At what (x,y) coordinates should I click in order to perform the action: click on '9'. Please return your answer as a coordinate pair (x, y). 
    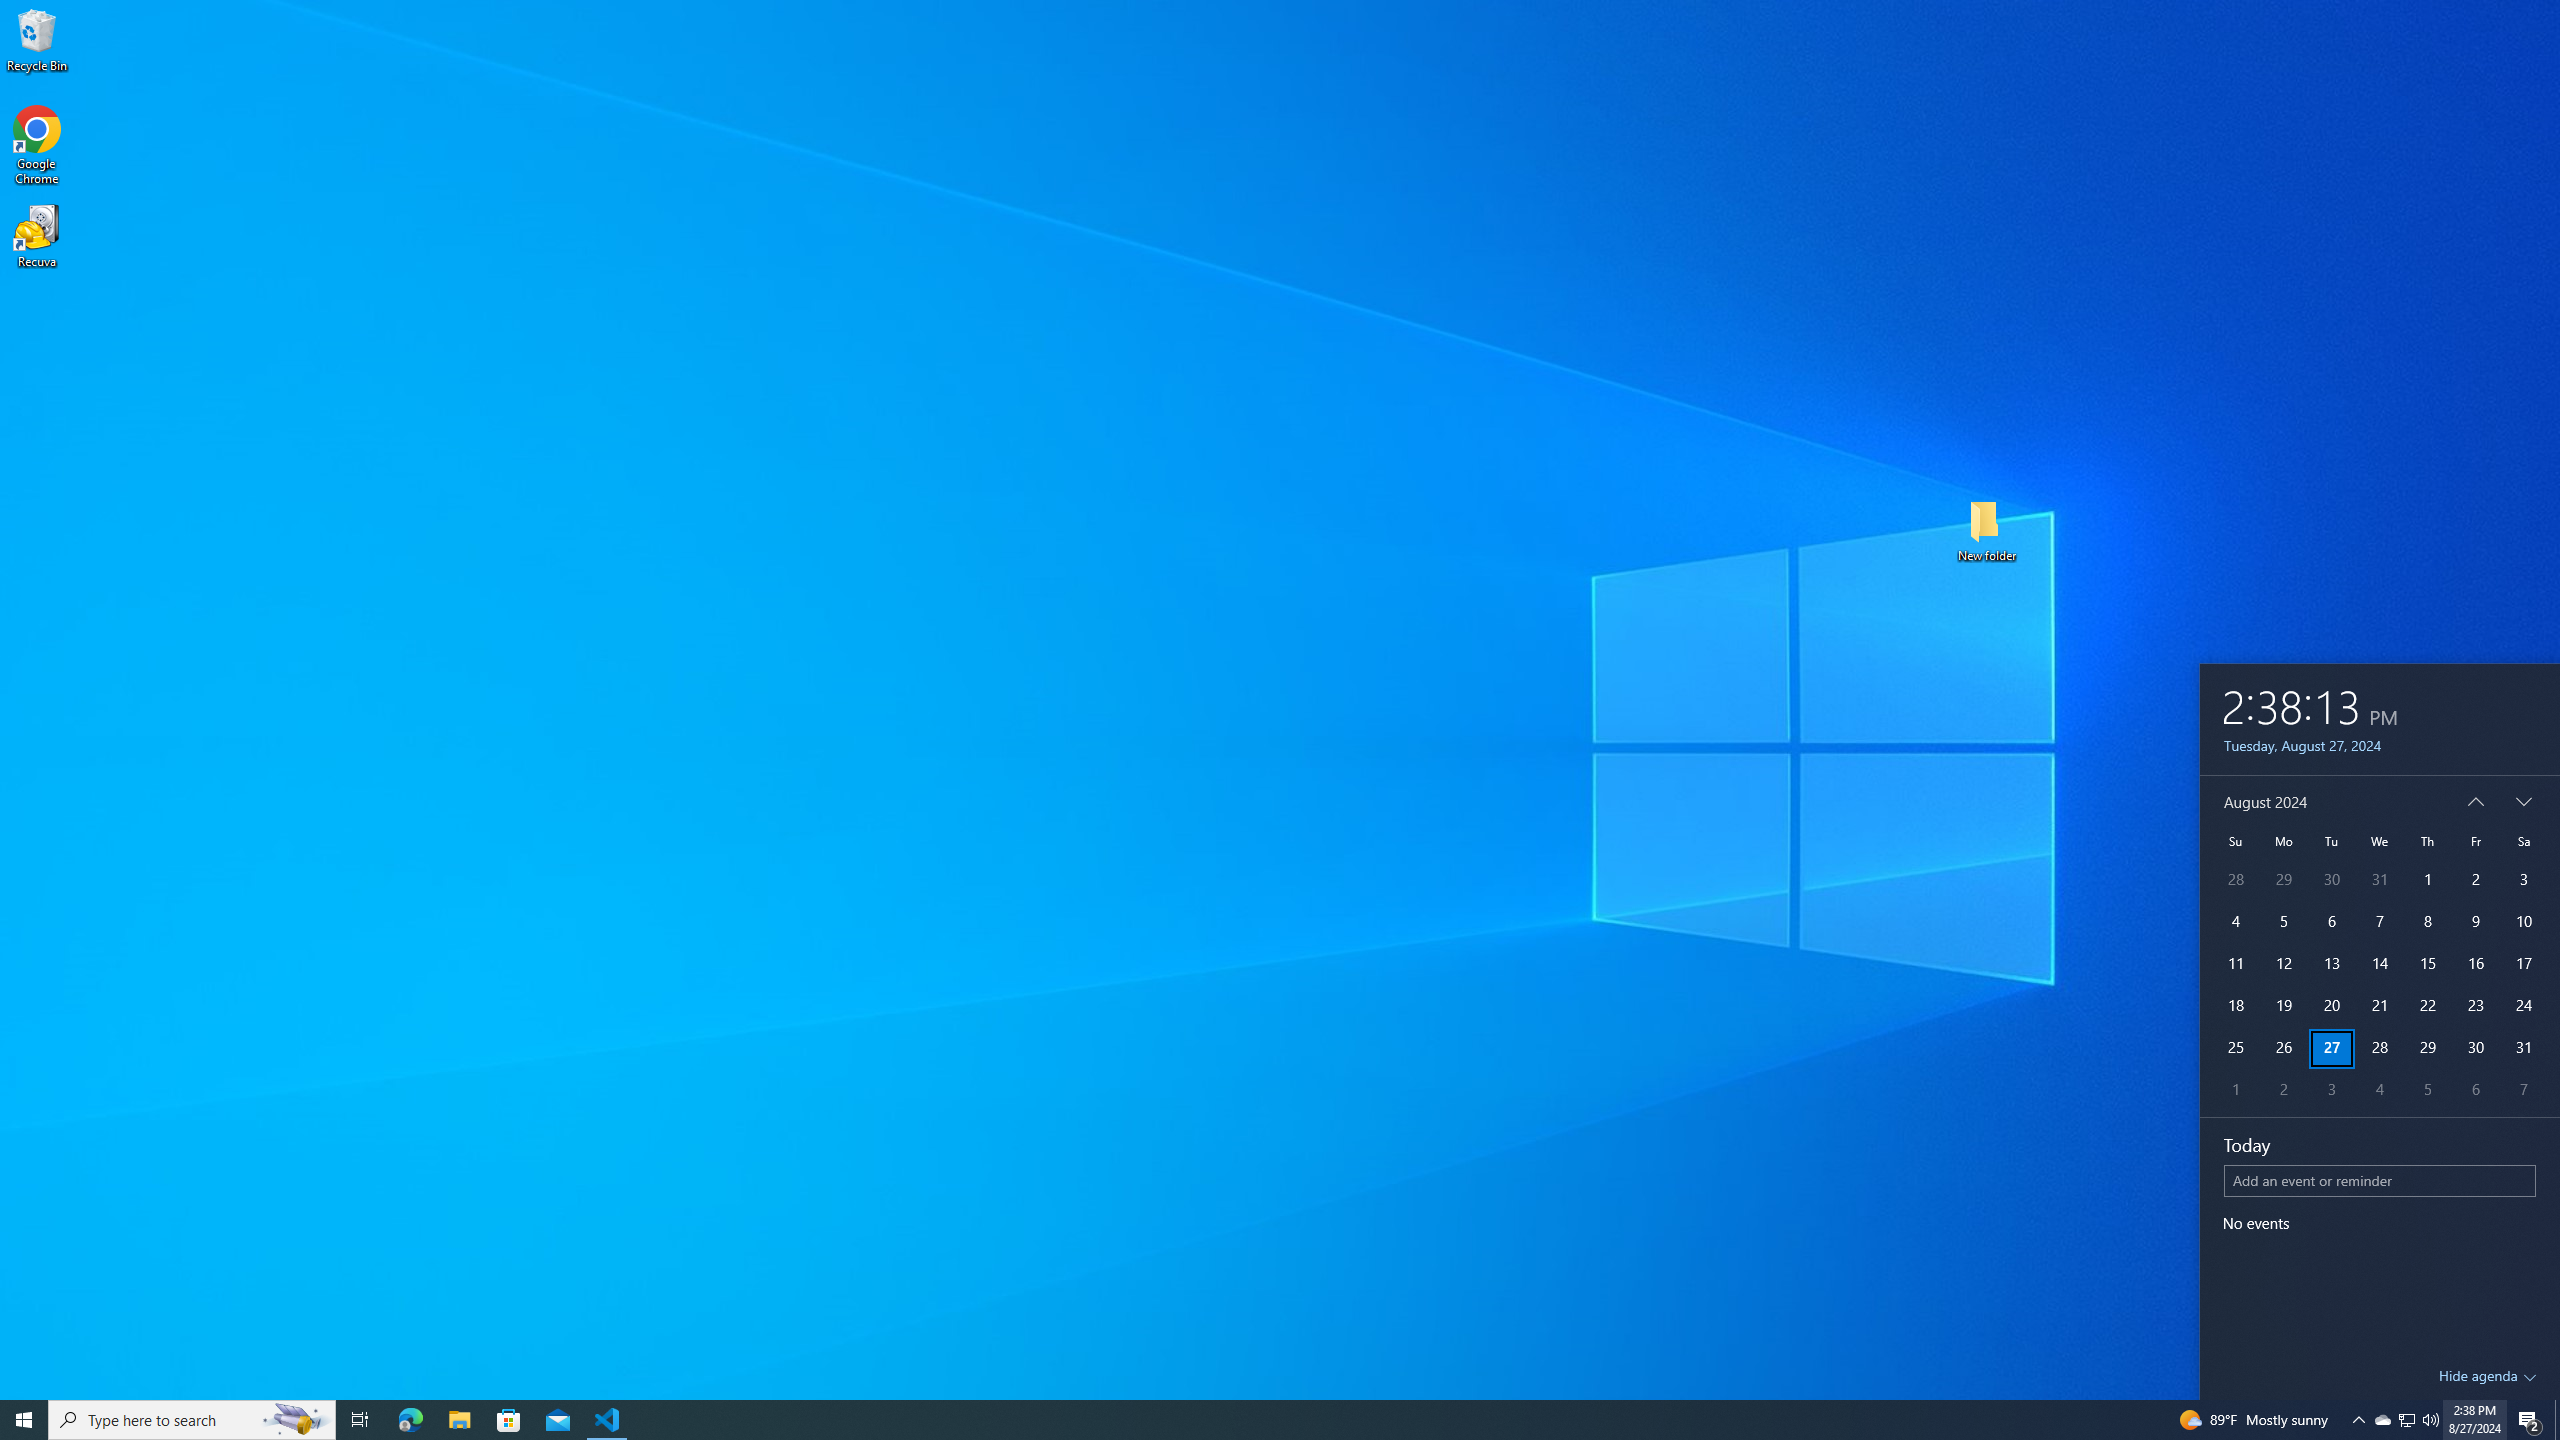
    Looking at the image, I should click on (2474, 922).